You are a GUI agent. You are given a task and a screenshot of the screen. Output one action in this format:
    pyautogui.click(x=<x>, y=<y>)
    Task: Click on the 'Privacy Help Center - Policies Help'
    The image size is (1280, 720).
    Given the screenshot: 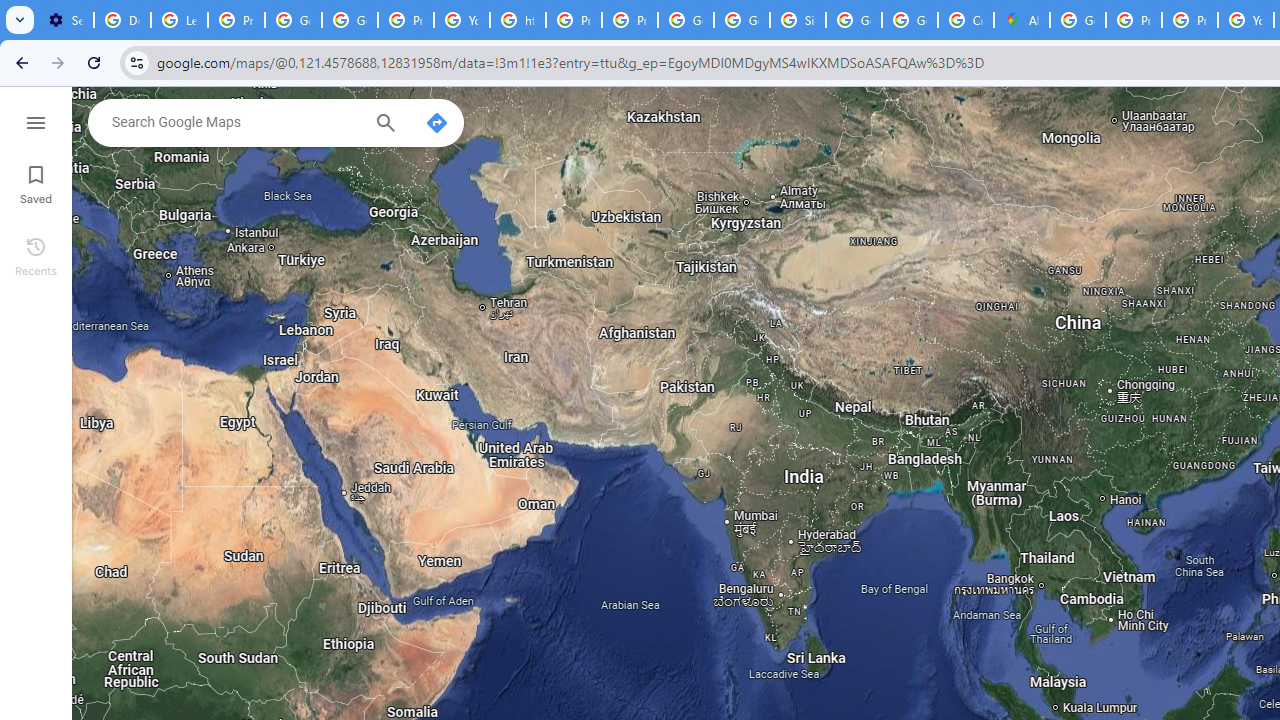 What is the action you would take?
    pyautogui.click(x=1134, y=20)
    